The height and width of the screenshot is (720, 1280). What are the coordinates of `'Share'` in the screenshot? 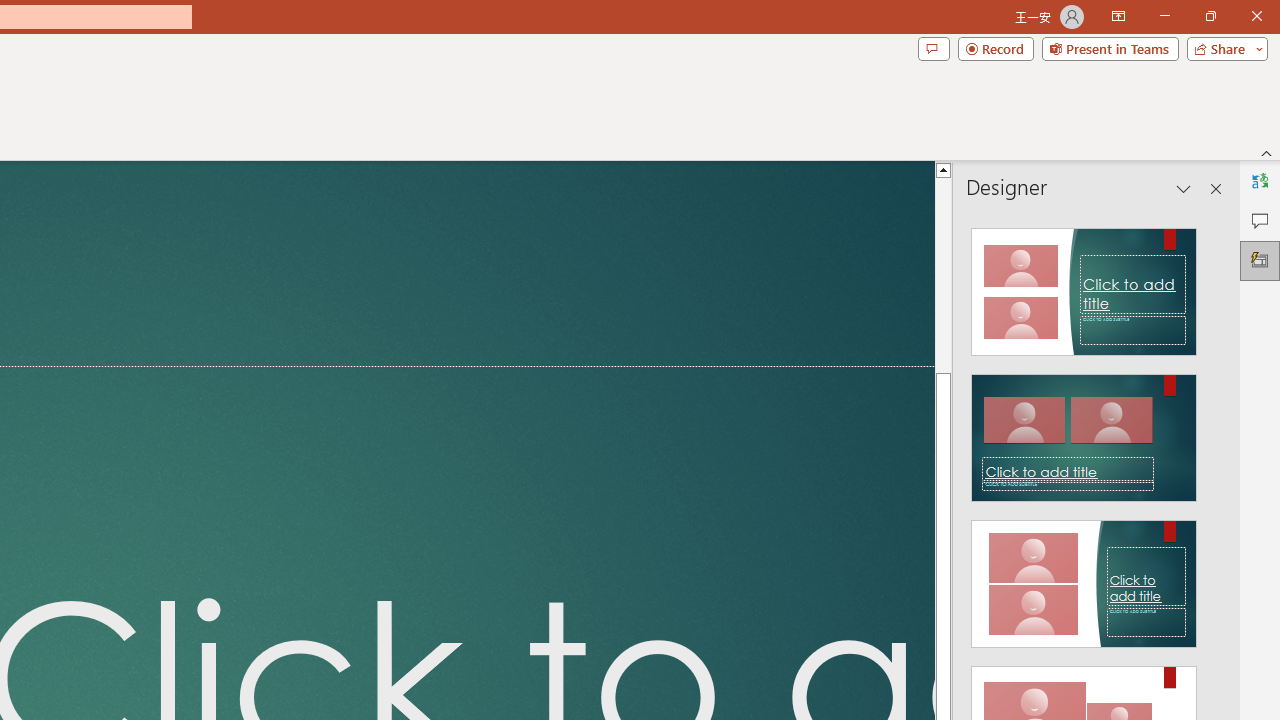 It's located at (1222, 47).